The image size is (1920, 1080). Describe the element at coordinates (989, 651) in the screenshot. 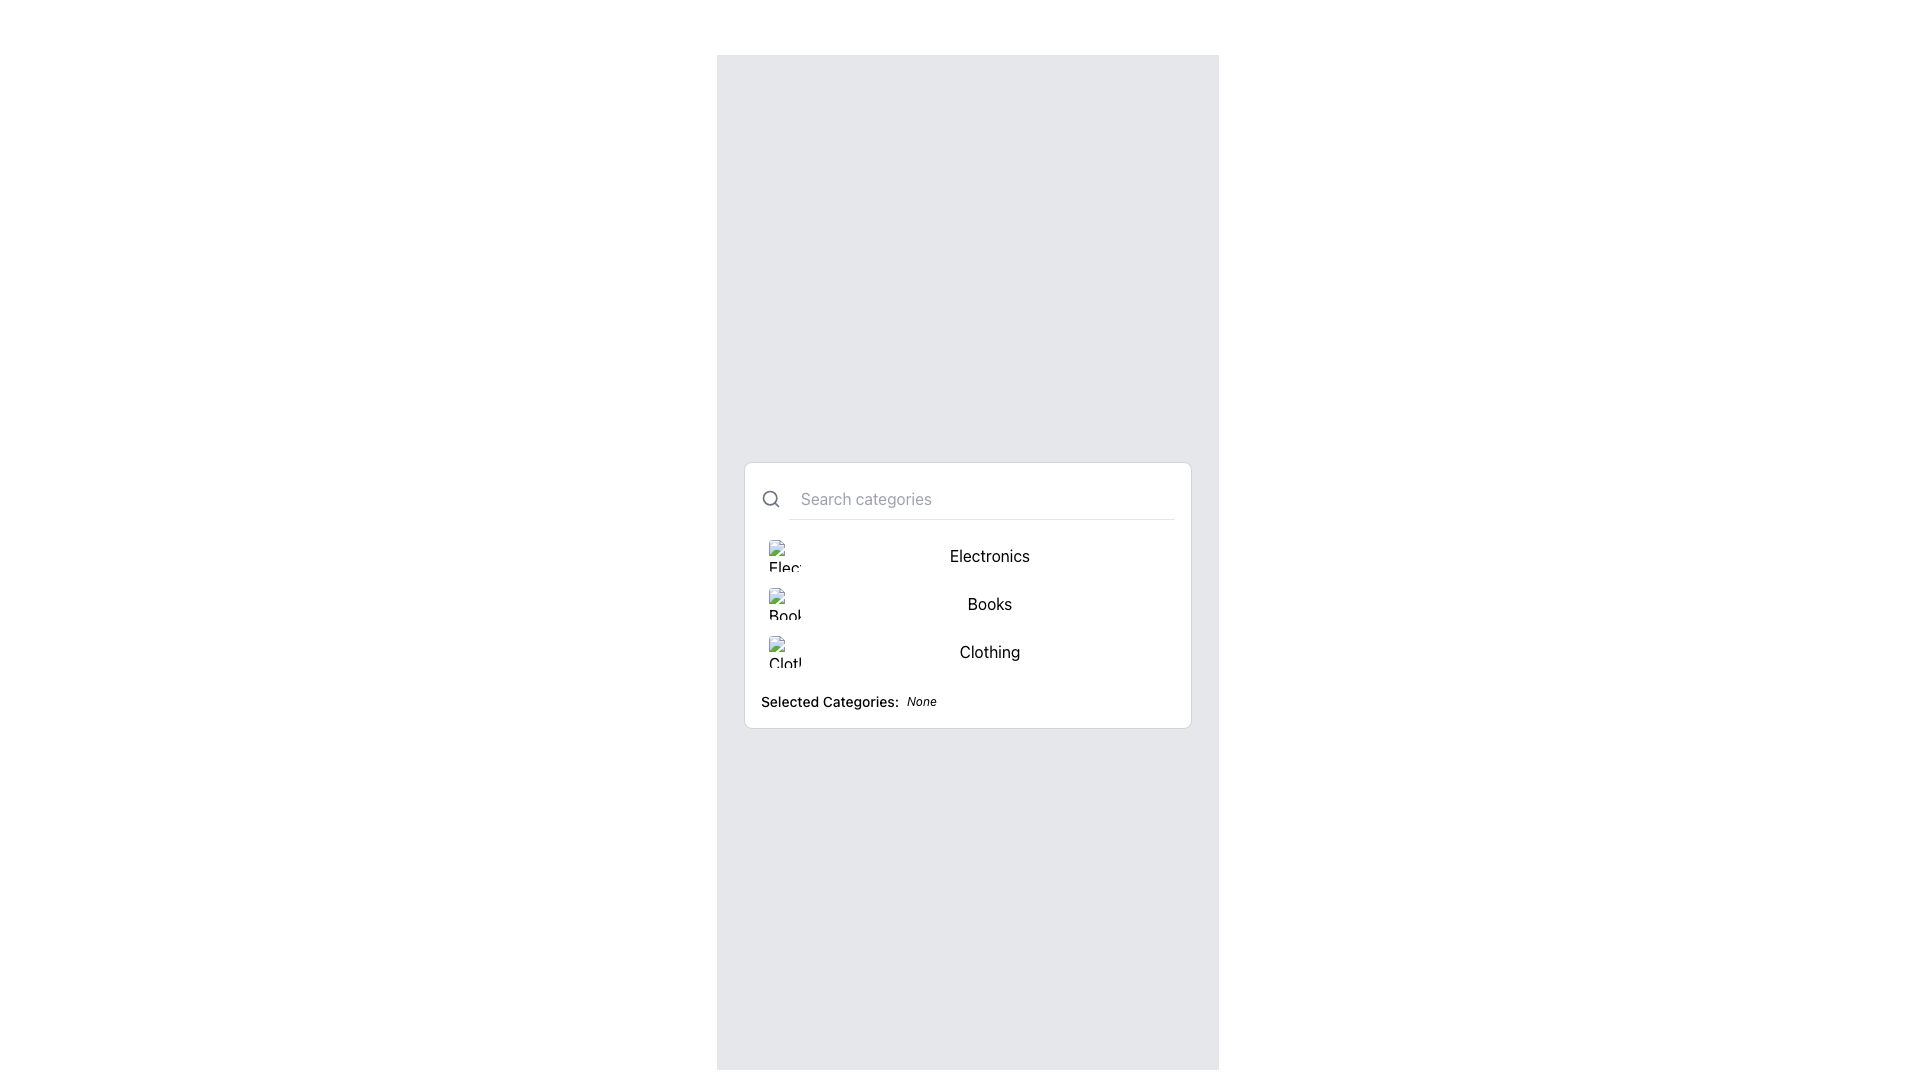

I see `the selectable category label for 'Clothing', which is the third option in the category list positioned beside an image` at that location.